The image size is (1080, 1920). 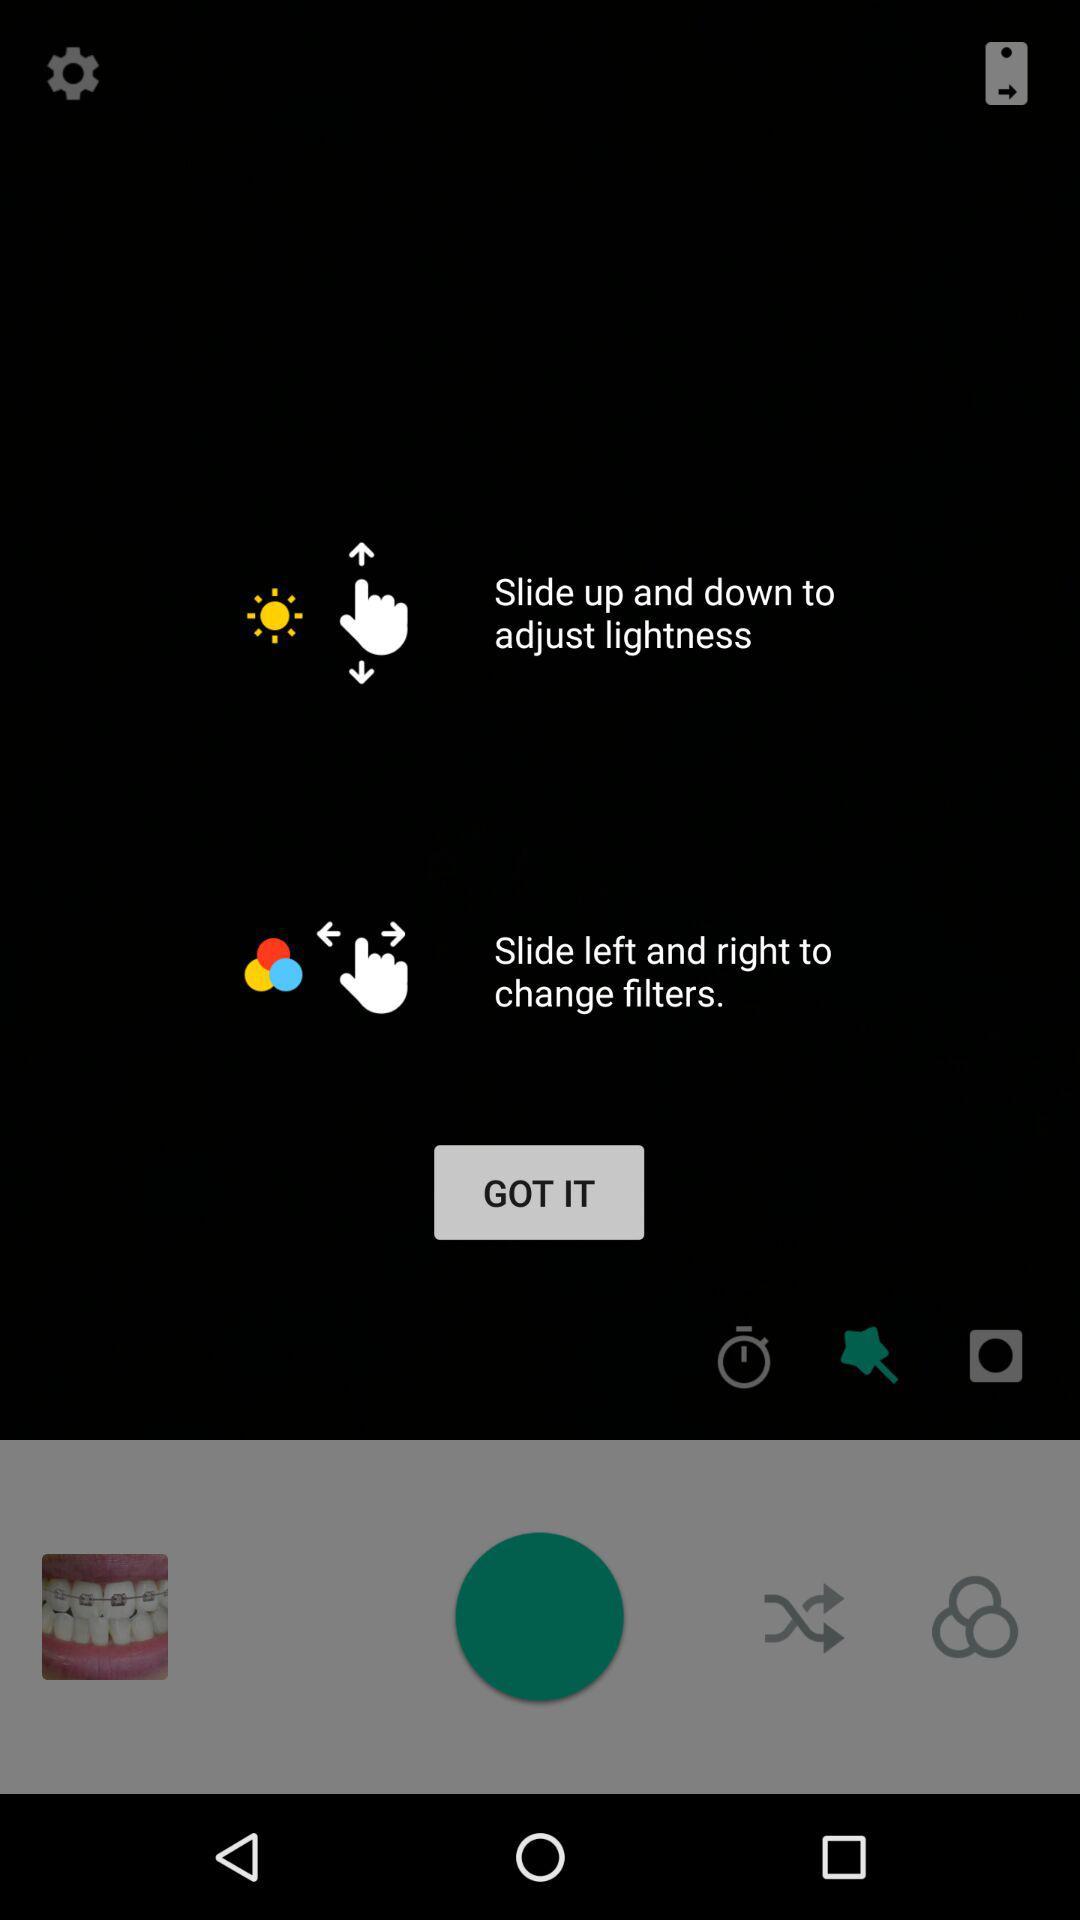 I want to click on photo timer, so click(x=744, y=1356).